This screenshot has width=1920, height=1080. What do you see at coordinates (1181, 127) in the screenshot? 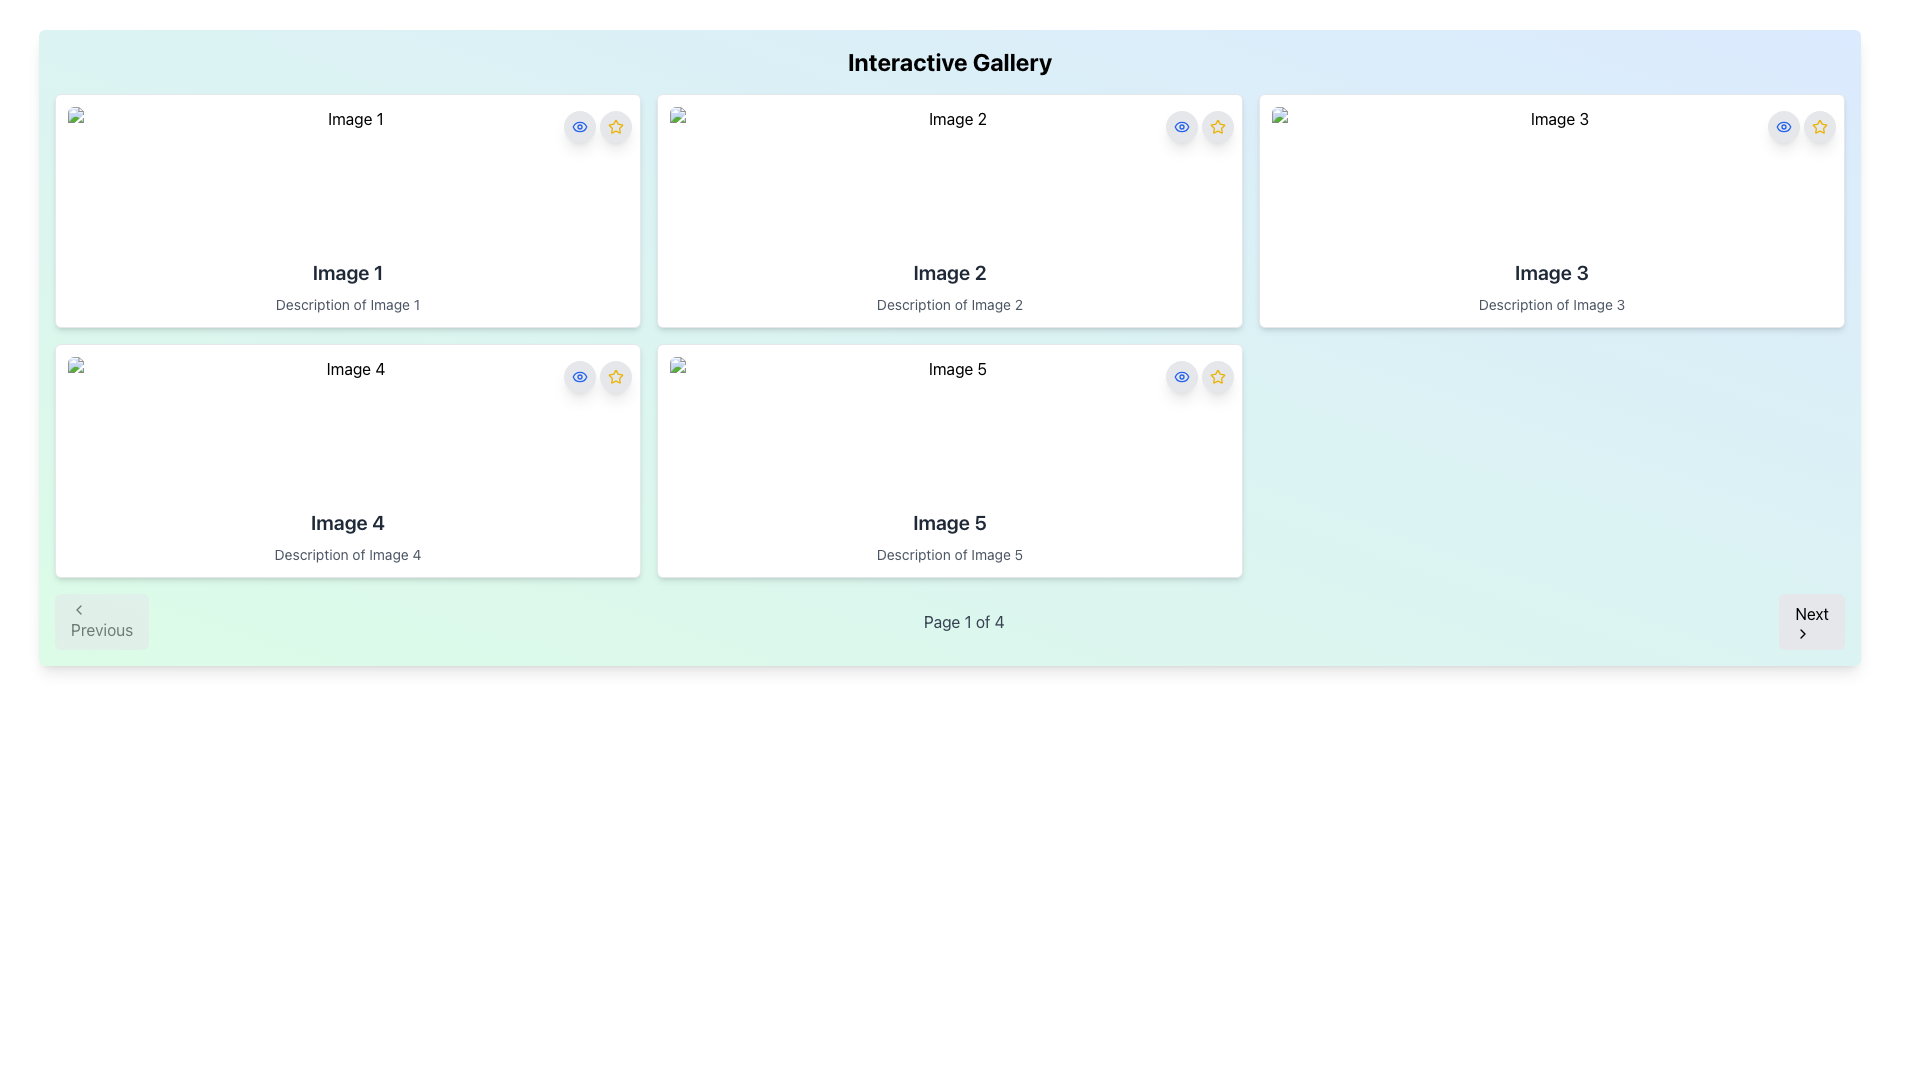
I see `the visibility toggling icon located in the top row of icons for 'Image 5', positioned left of the star-shaped icon` at bounding box center [1181, 127].